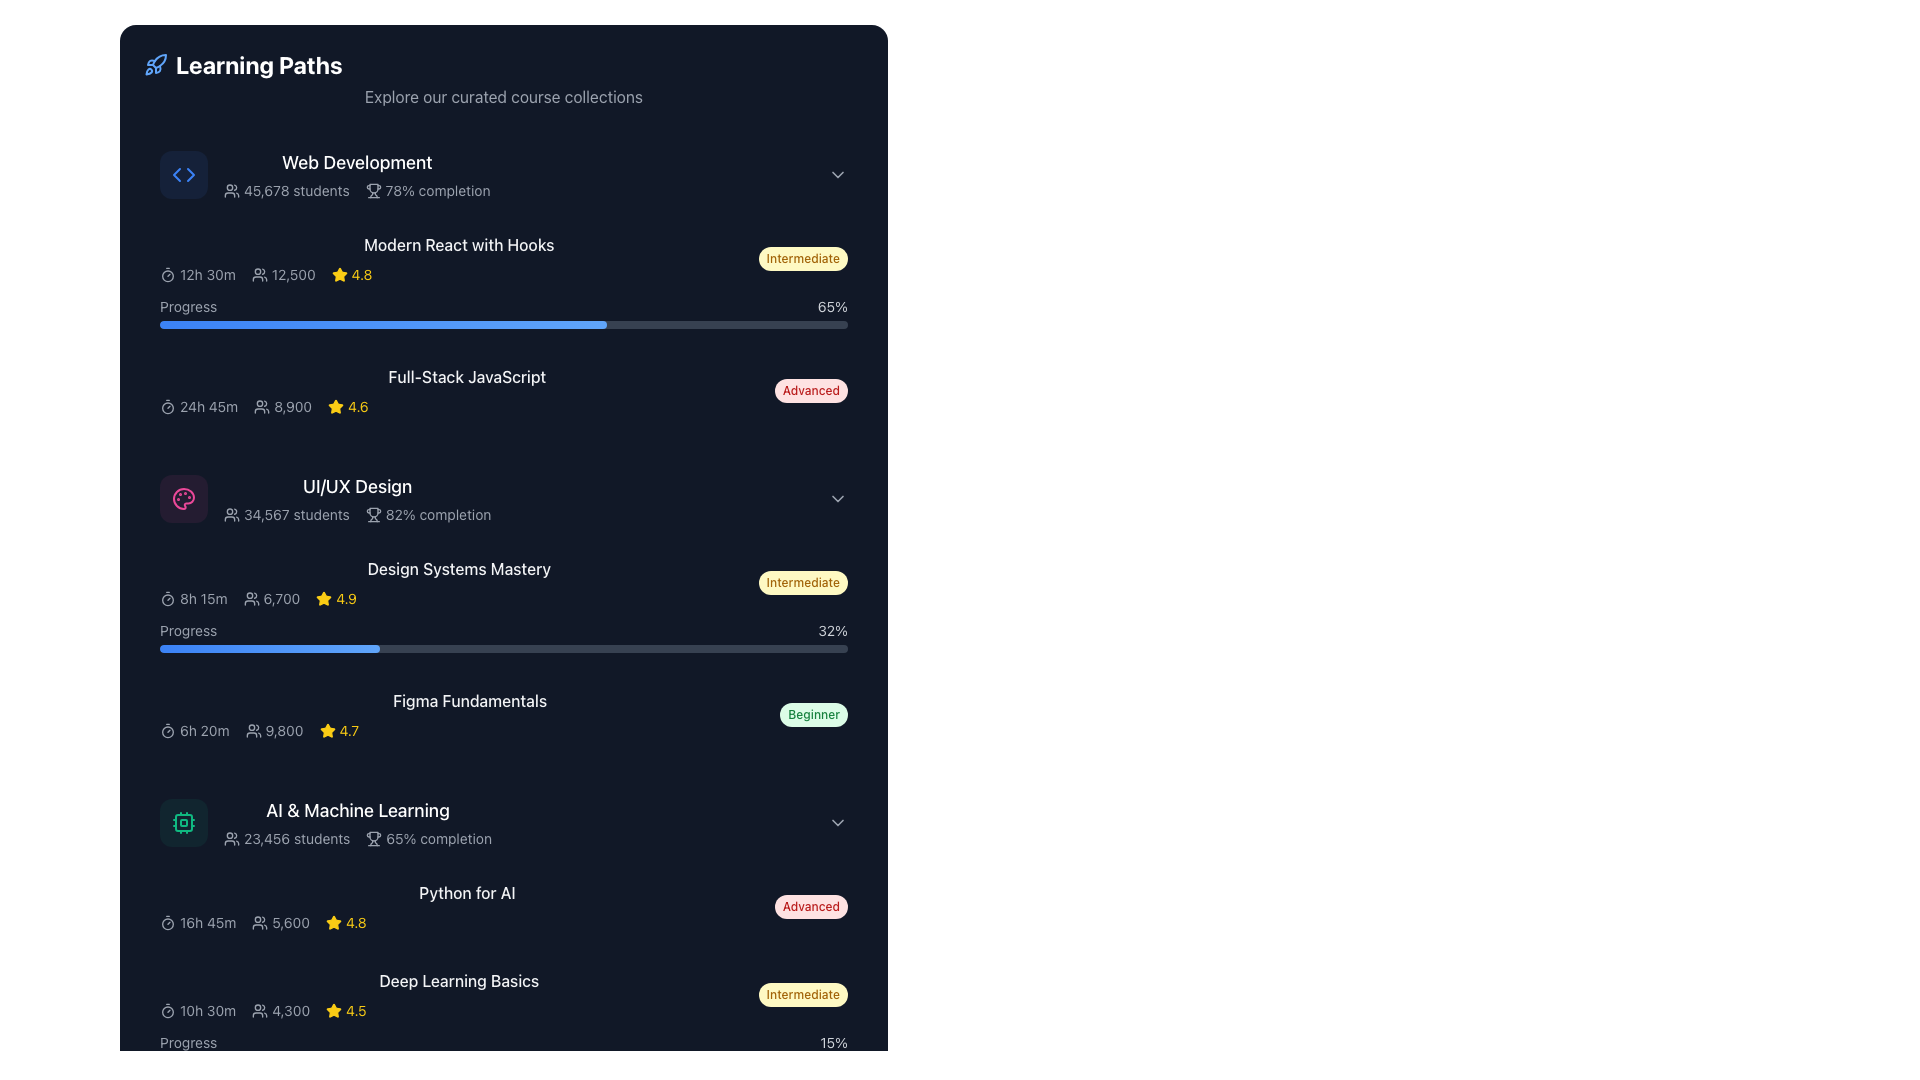  I want to click on the List item displaying the course summary for 'Full-Stack JavaScript', so click(504, 390).